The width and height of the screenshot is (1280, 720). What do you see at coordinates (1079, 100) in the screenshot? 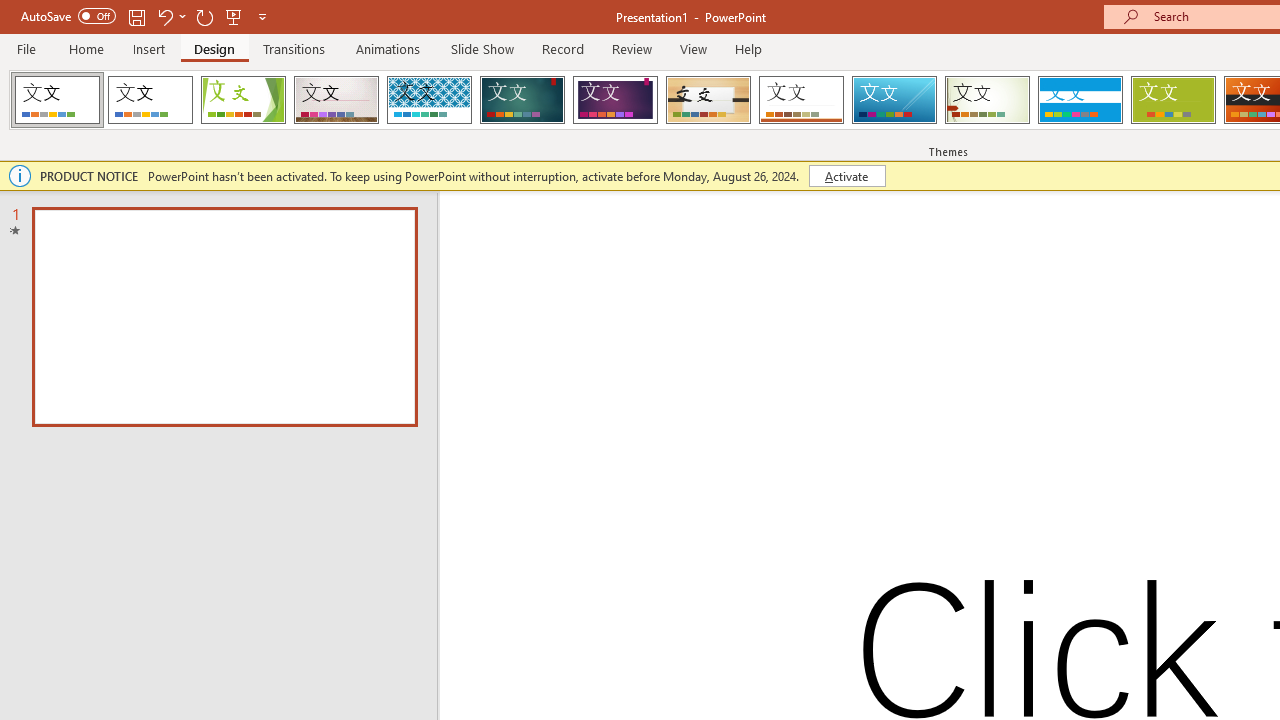
I see `'Banded'` at bounding box center [1079, 100].